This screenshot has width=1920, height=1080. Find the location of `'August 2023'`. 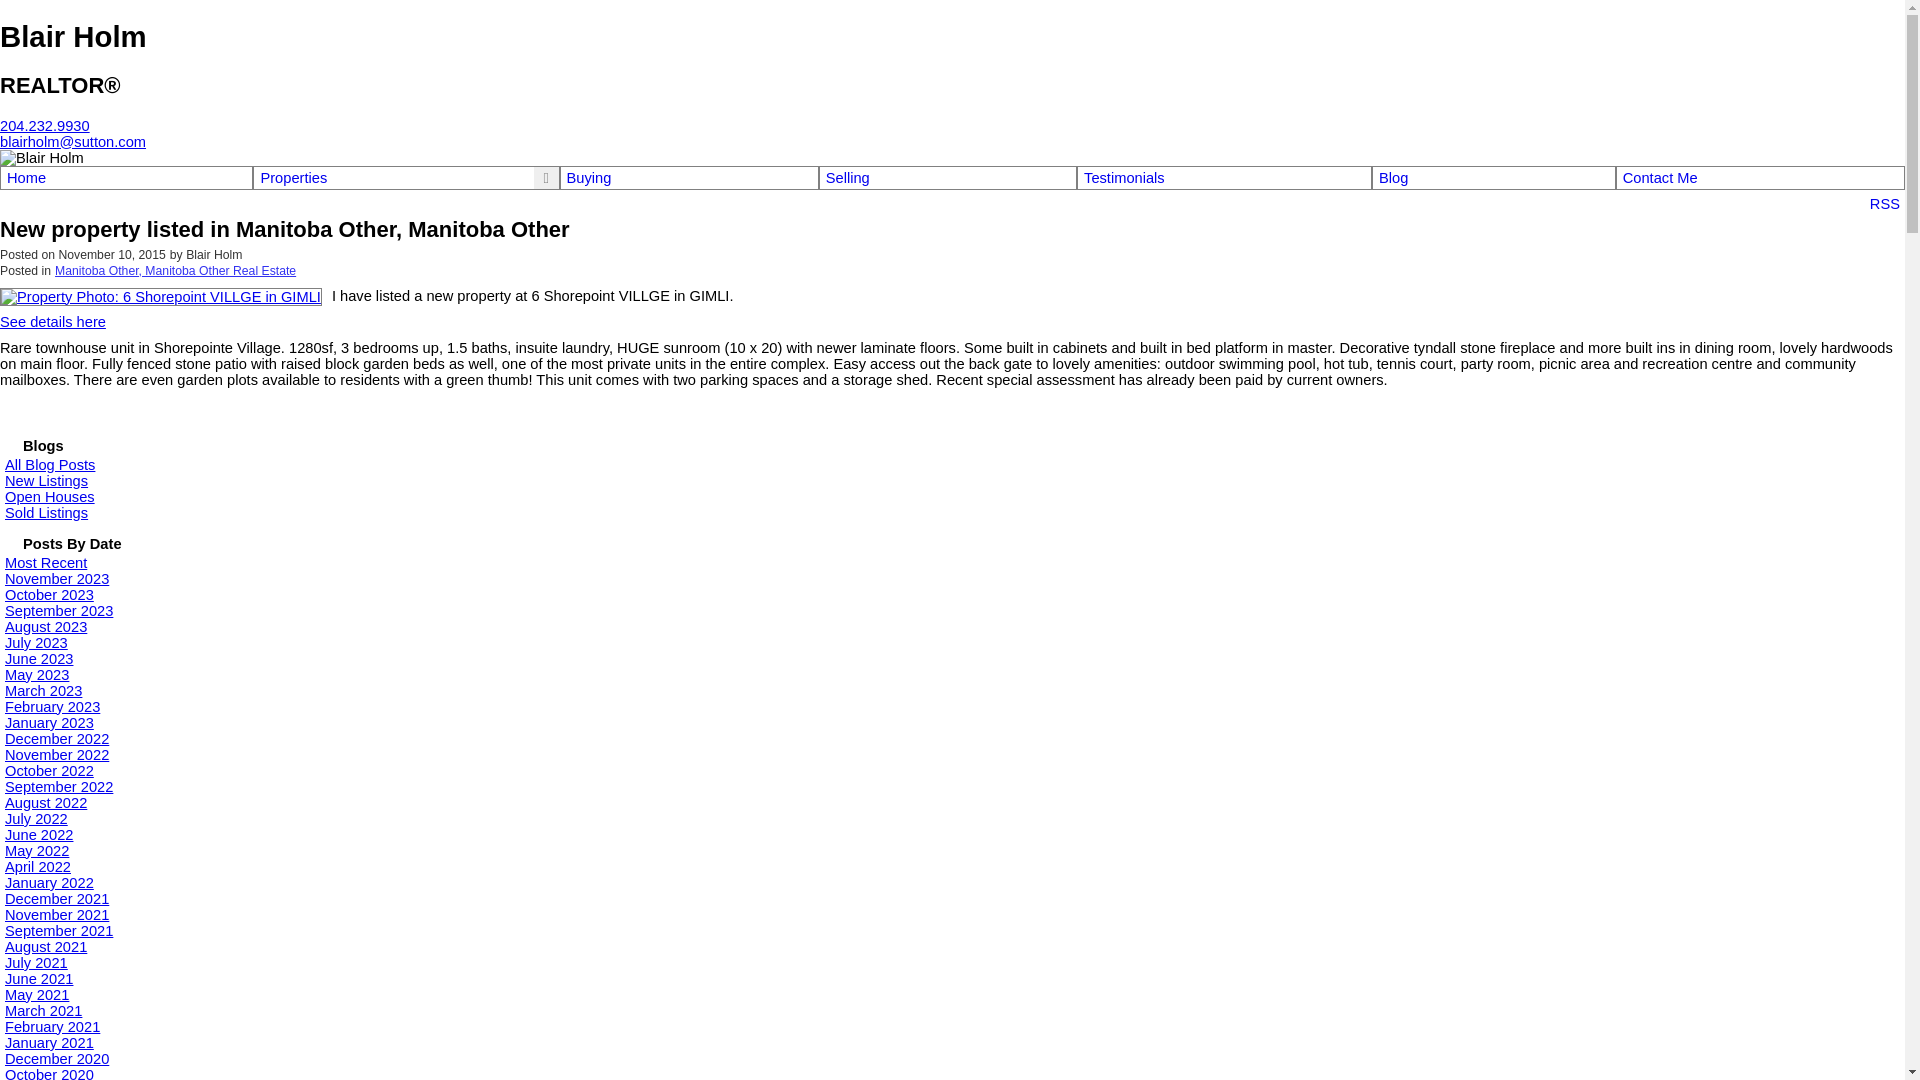

'August 2023' is located at coordinates (46, 626).